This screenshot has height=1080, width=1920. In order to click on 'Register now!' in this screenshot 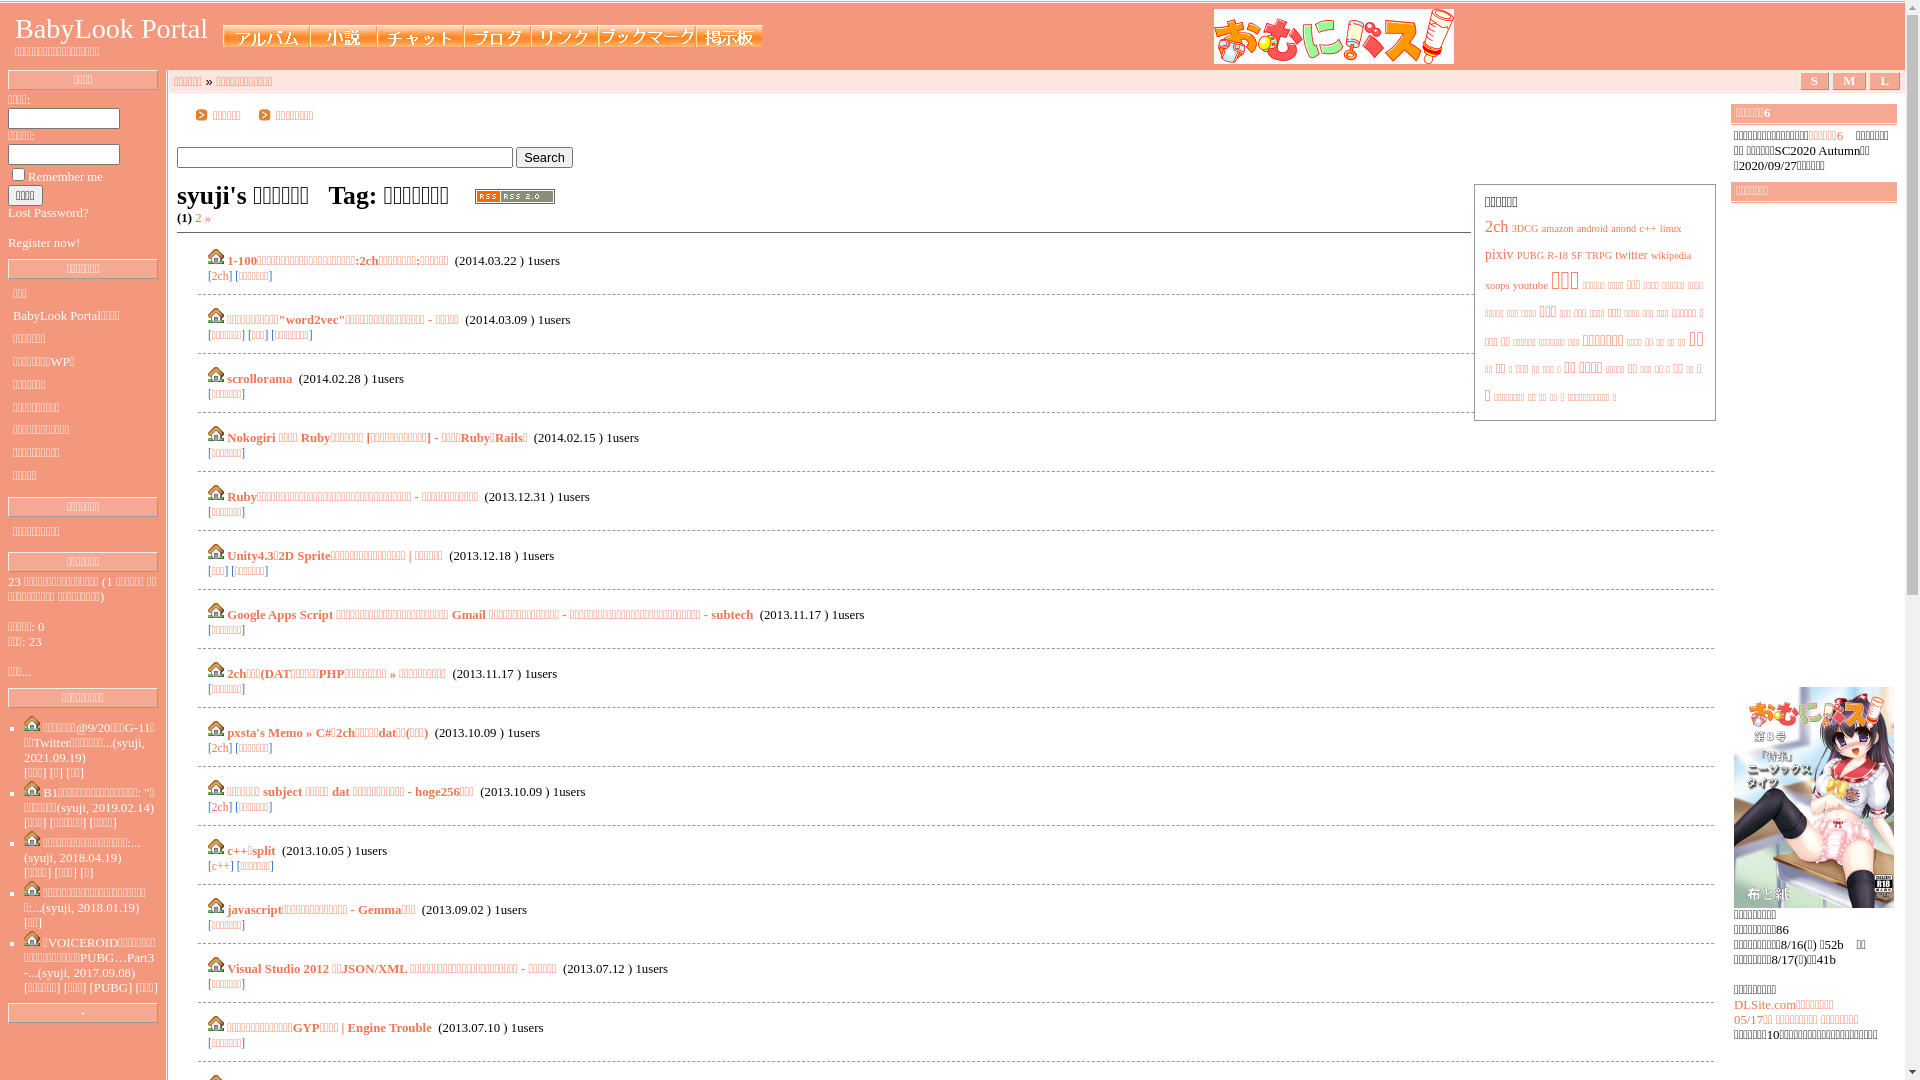, I will do `click(43, 242)`.